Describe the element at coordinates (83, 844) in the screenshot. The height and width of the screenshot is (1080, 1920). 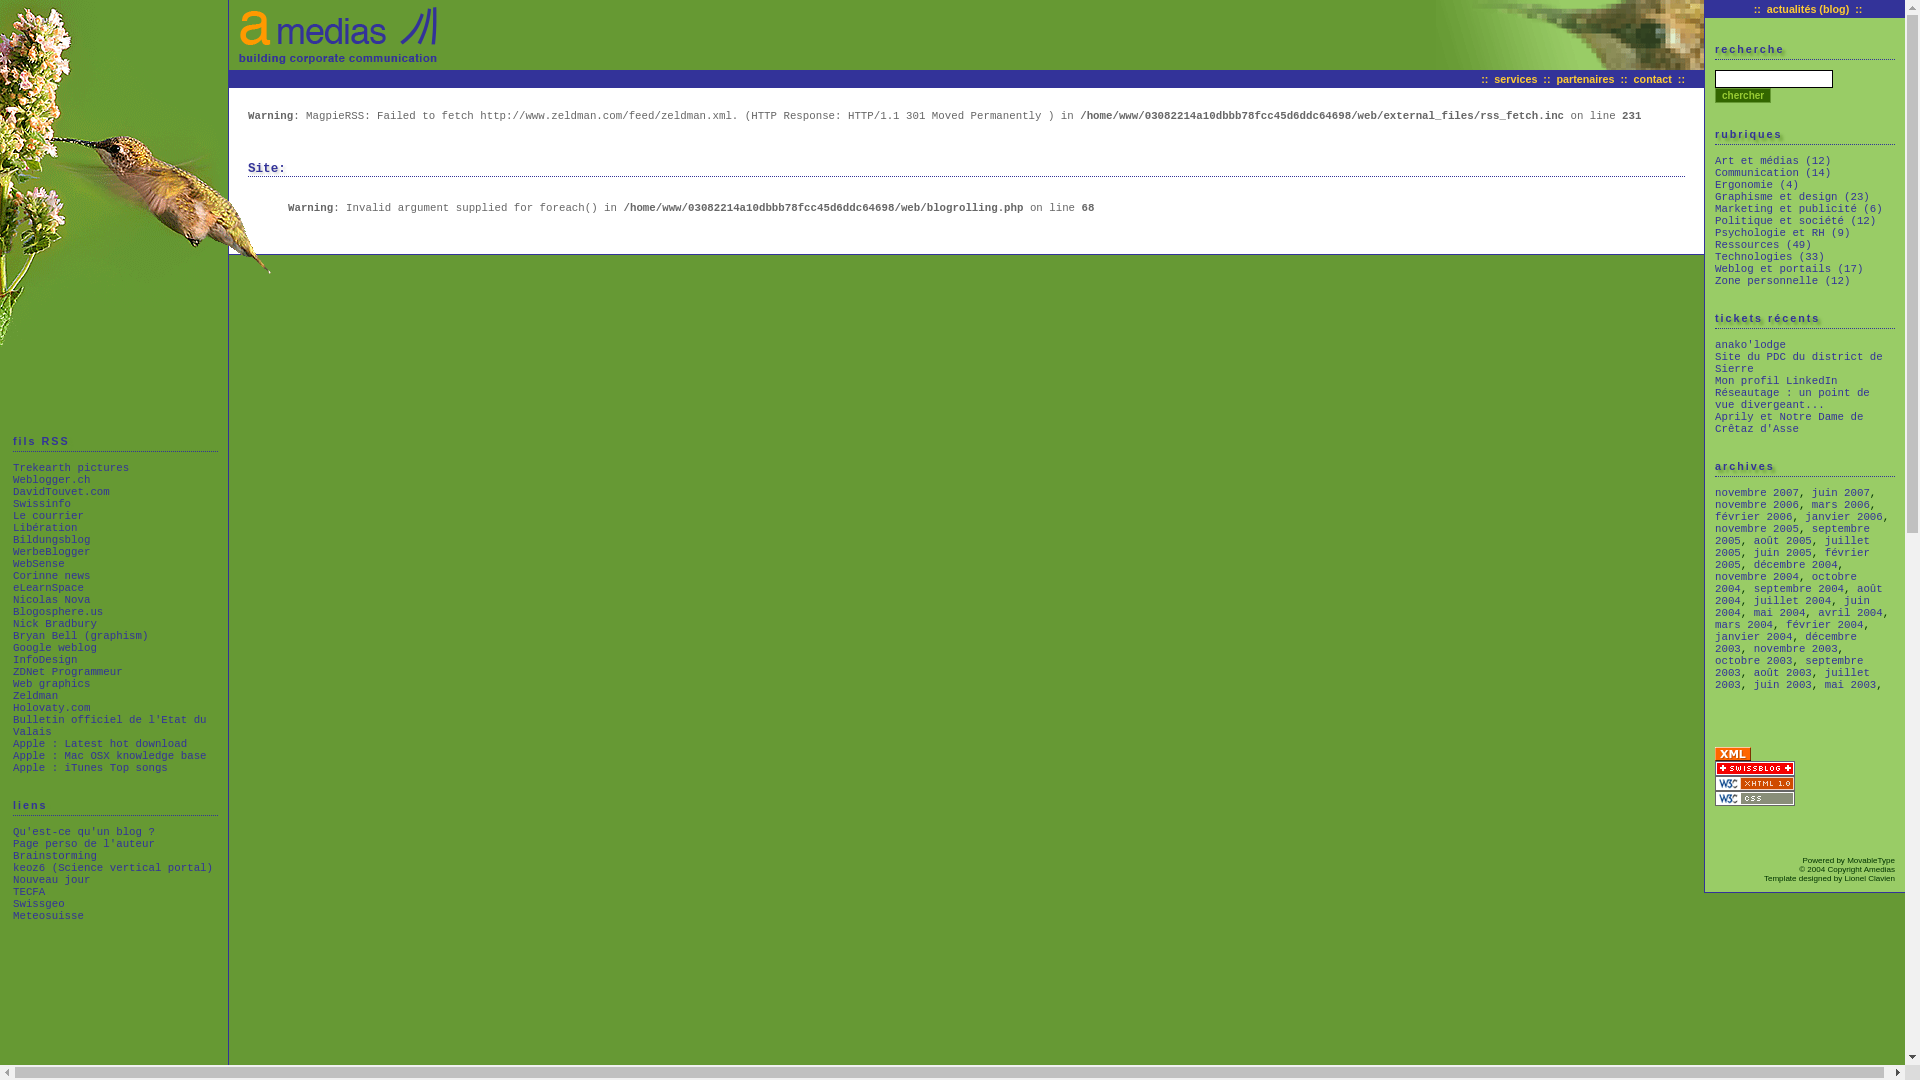
I see `'Page perso de l'auteur'` at that location.